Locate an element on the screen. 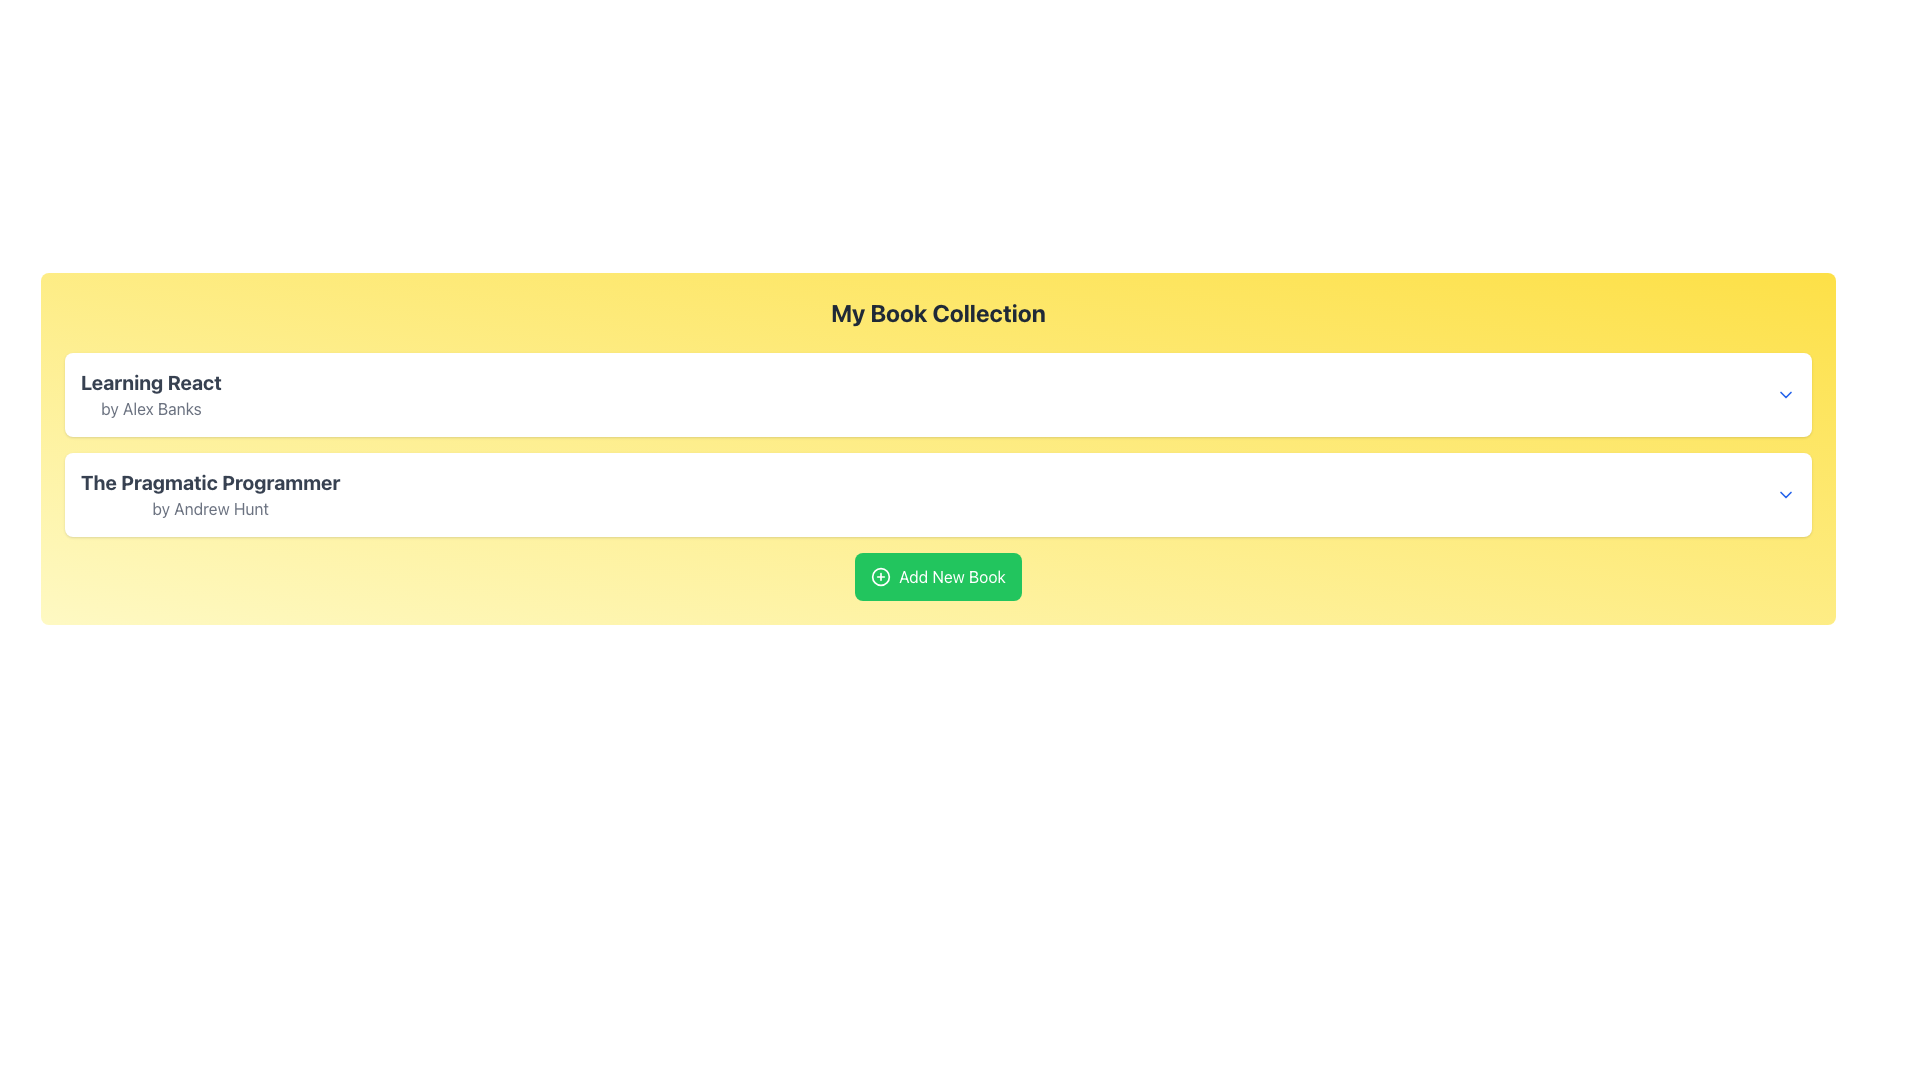 Image resolution: width=1920 pixels, height=1080 pixels. the blue chevron dropdown icon located to the right of the 'Learning React' title and 'by Alex Banks' subtitle is located at coordinates (1785, 394).